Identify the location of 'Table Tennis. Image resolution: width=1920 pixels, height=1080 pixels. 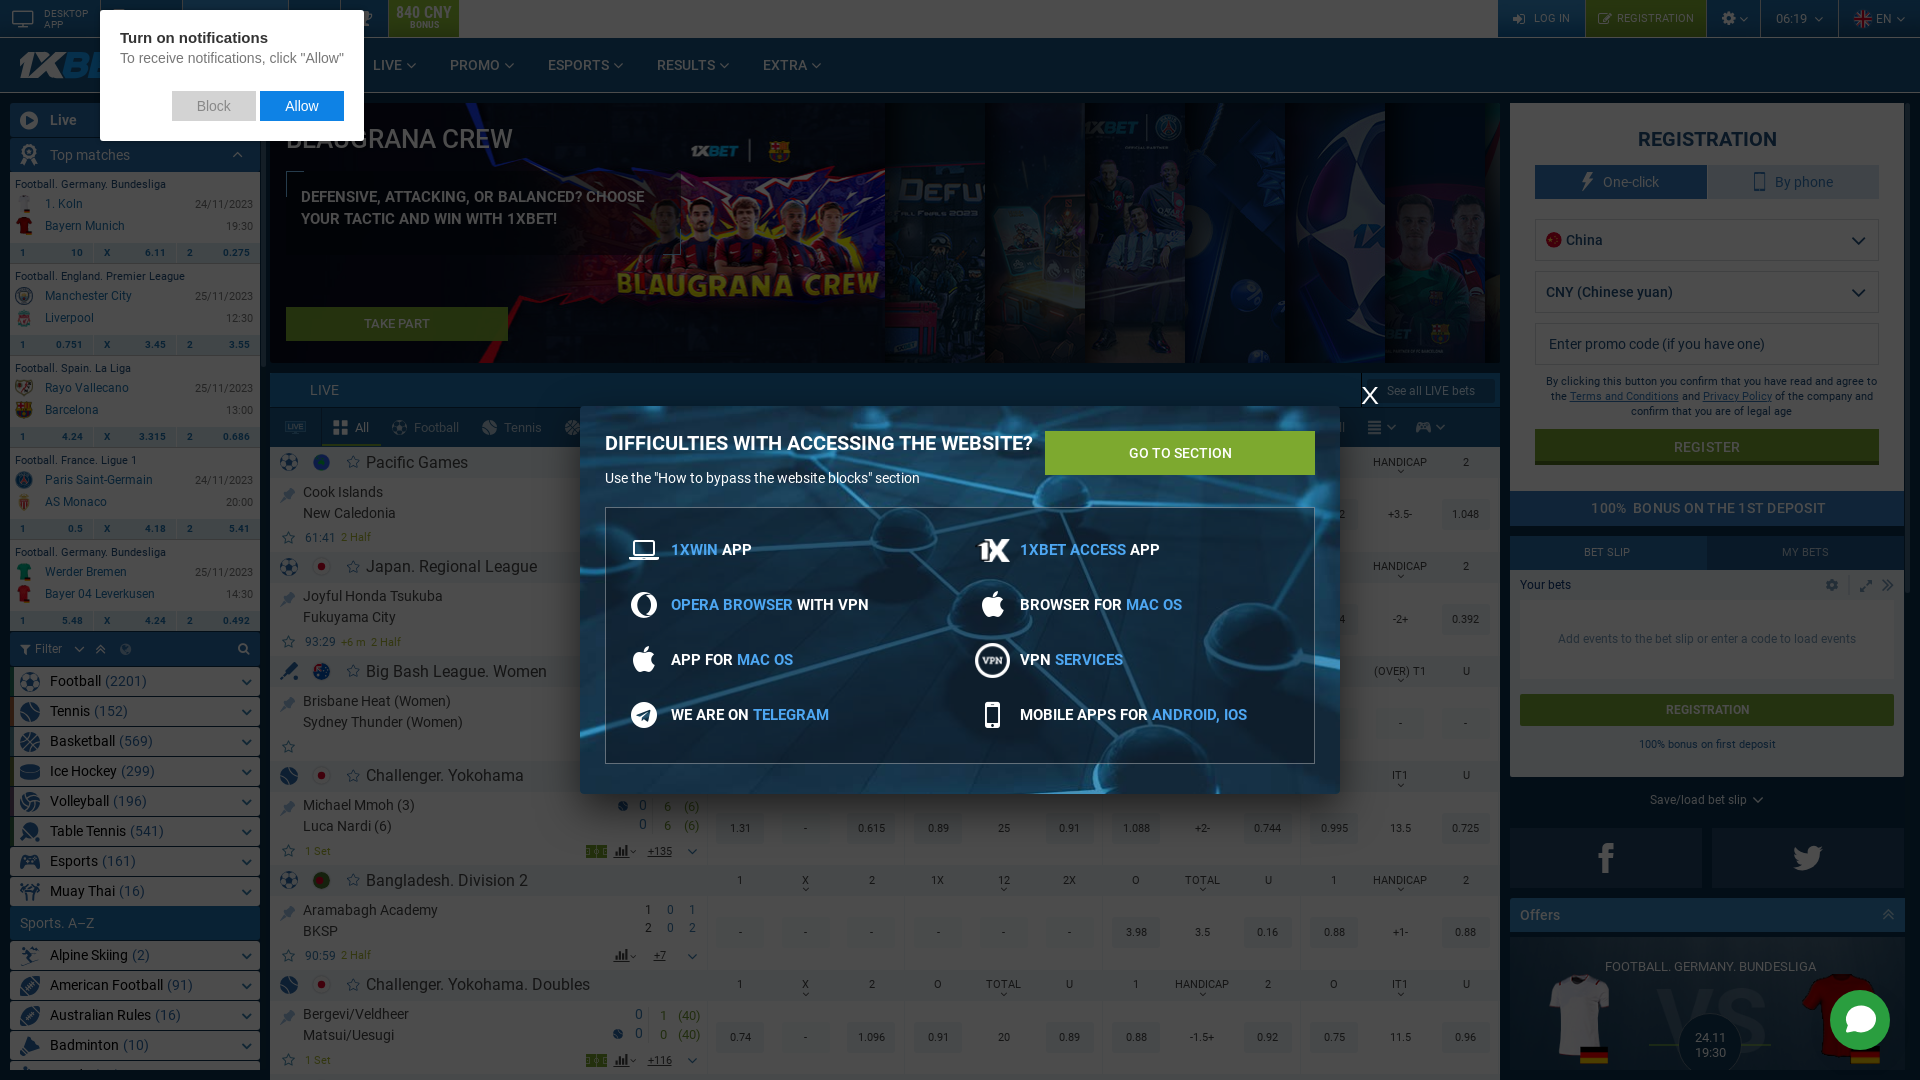
(133, 831).